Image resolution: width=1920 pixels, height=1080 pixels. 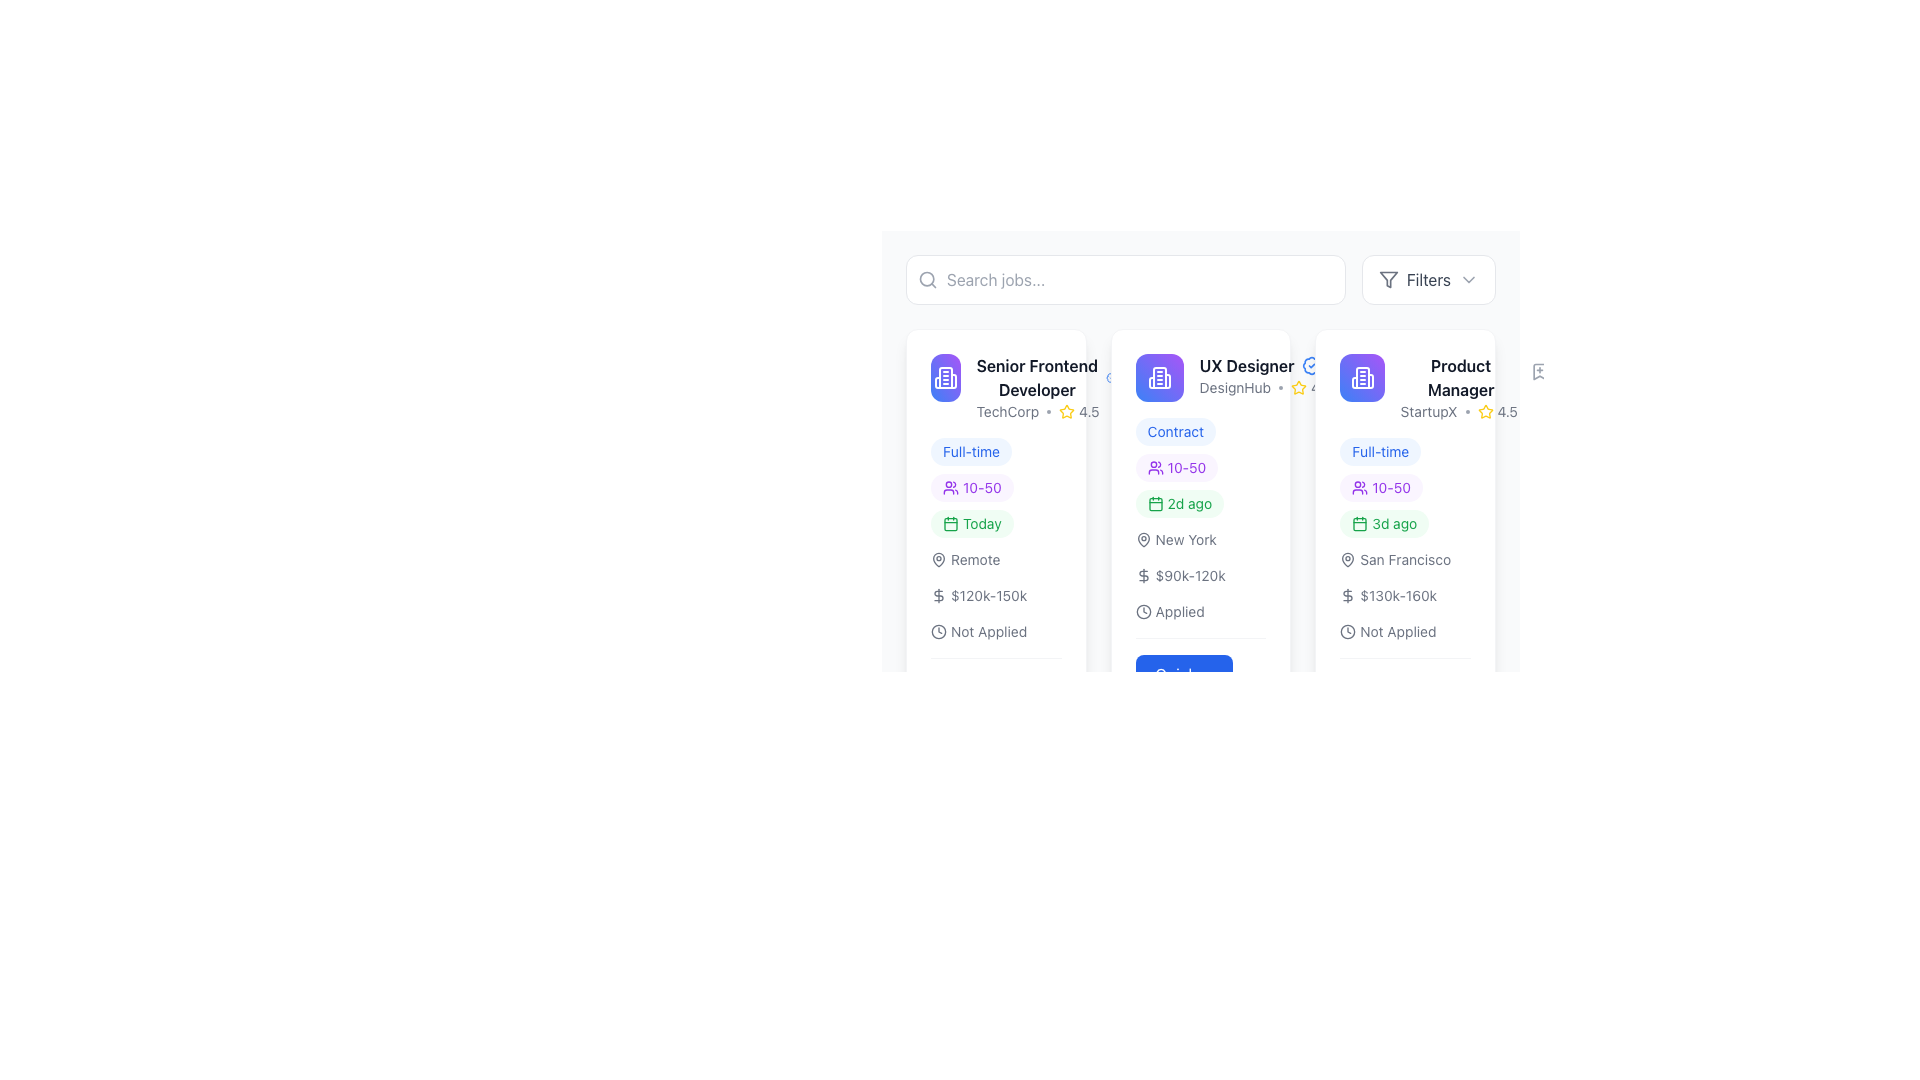 I want to click on the stylized funnel icon representing the graphic filter feature located in the top center toolbar, so click(x=1387, y=280).